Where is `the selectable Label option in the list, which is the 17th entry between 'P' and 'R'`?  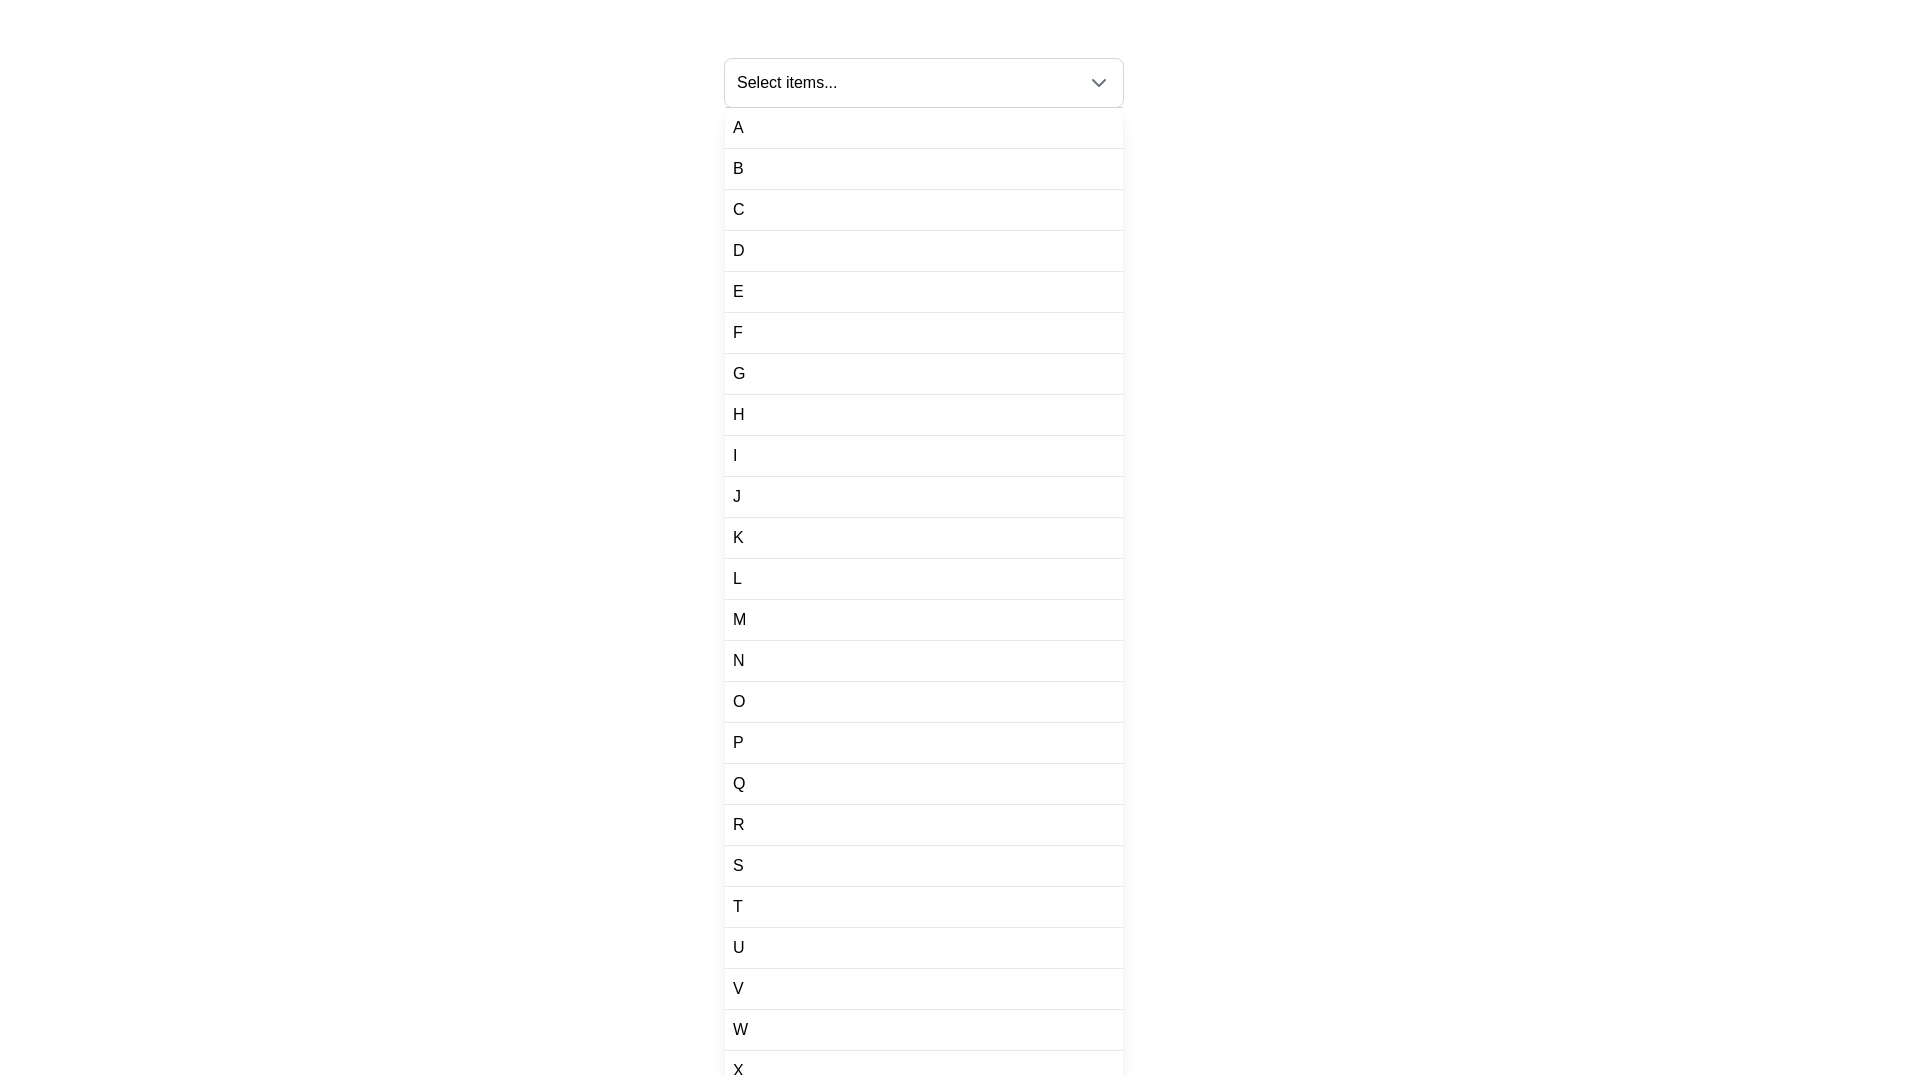
the selectable Label option in the list, which is the 17th entry between 'P' and 'R' is located at coordinates (738, 782).